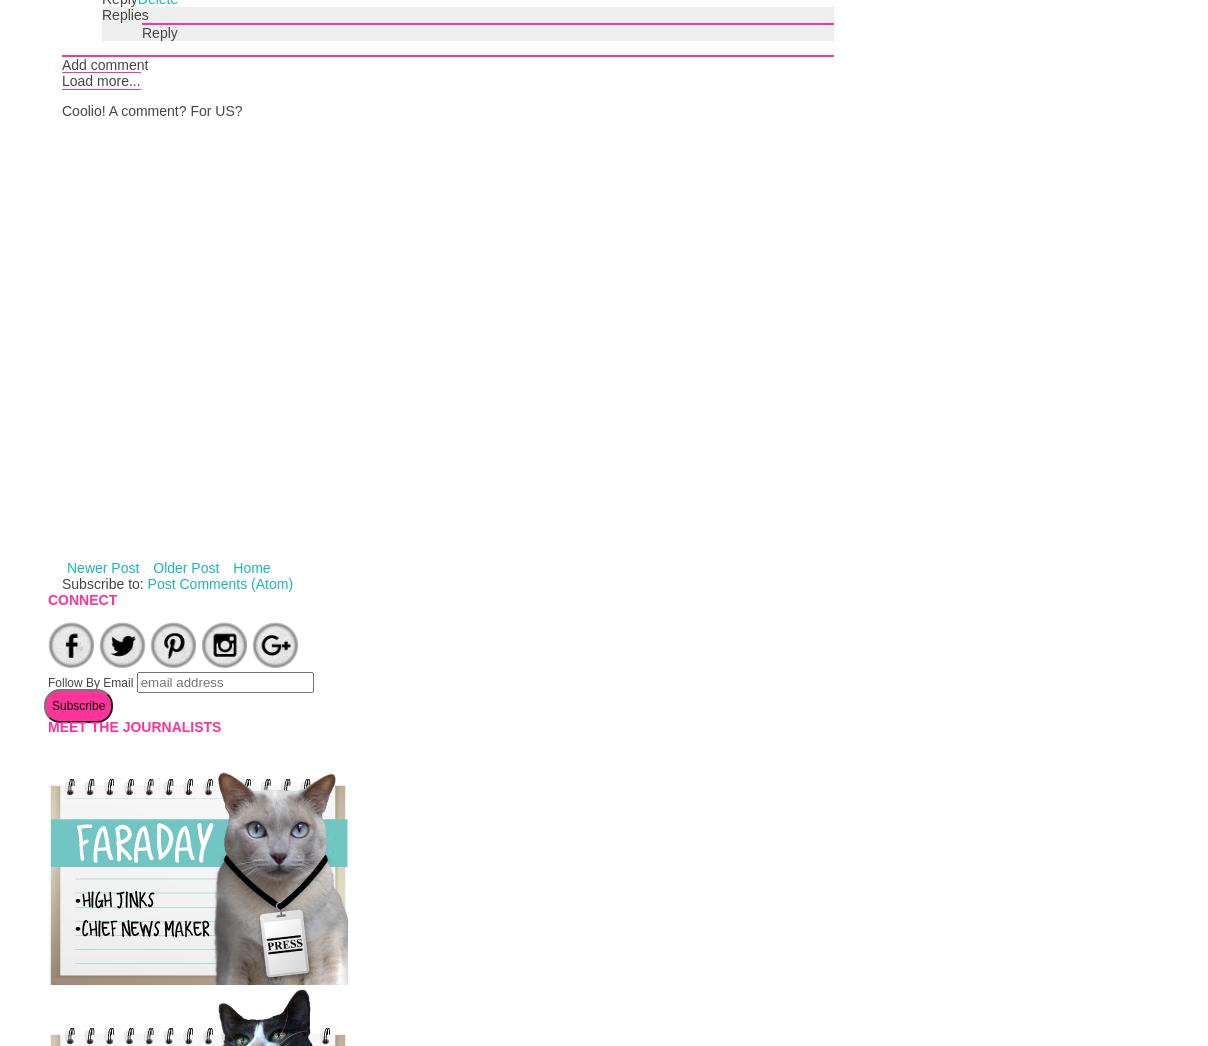 The height and width of the screenshot is (1046, 1208). Describe the element at coordinates (60, 80) in the screenshot. I see `'Load more...'` at that location.